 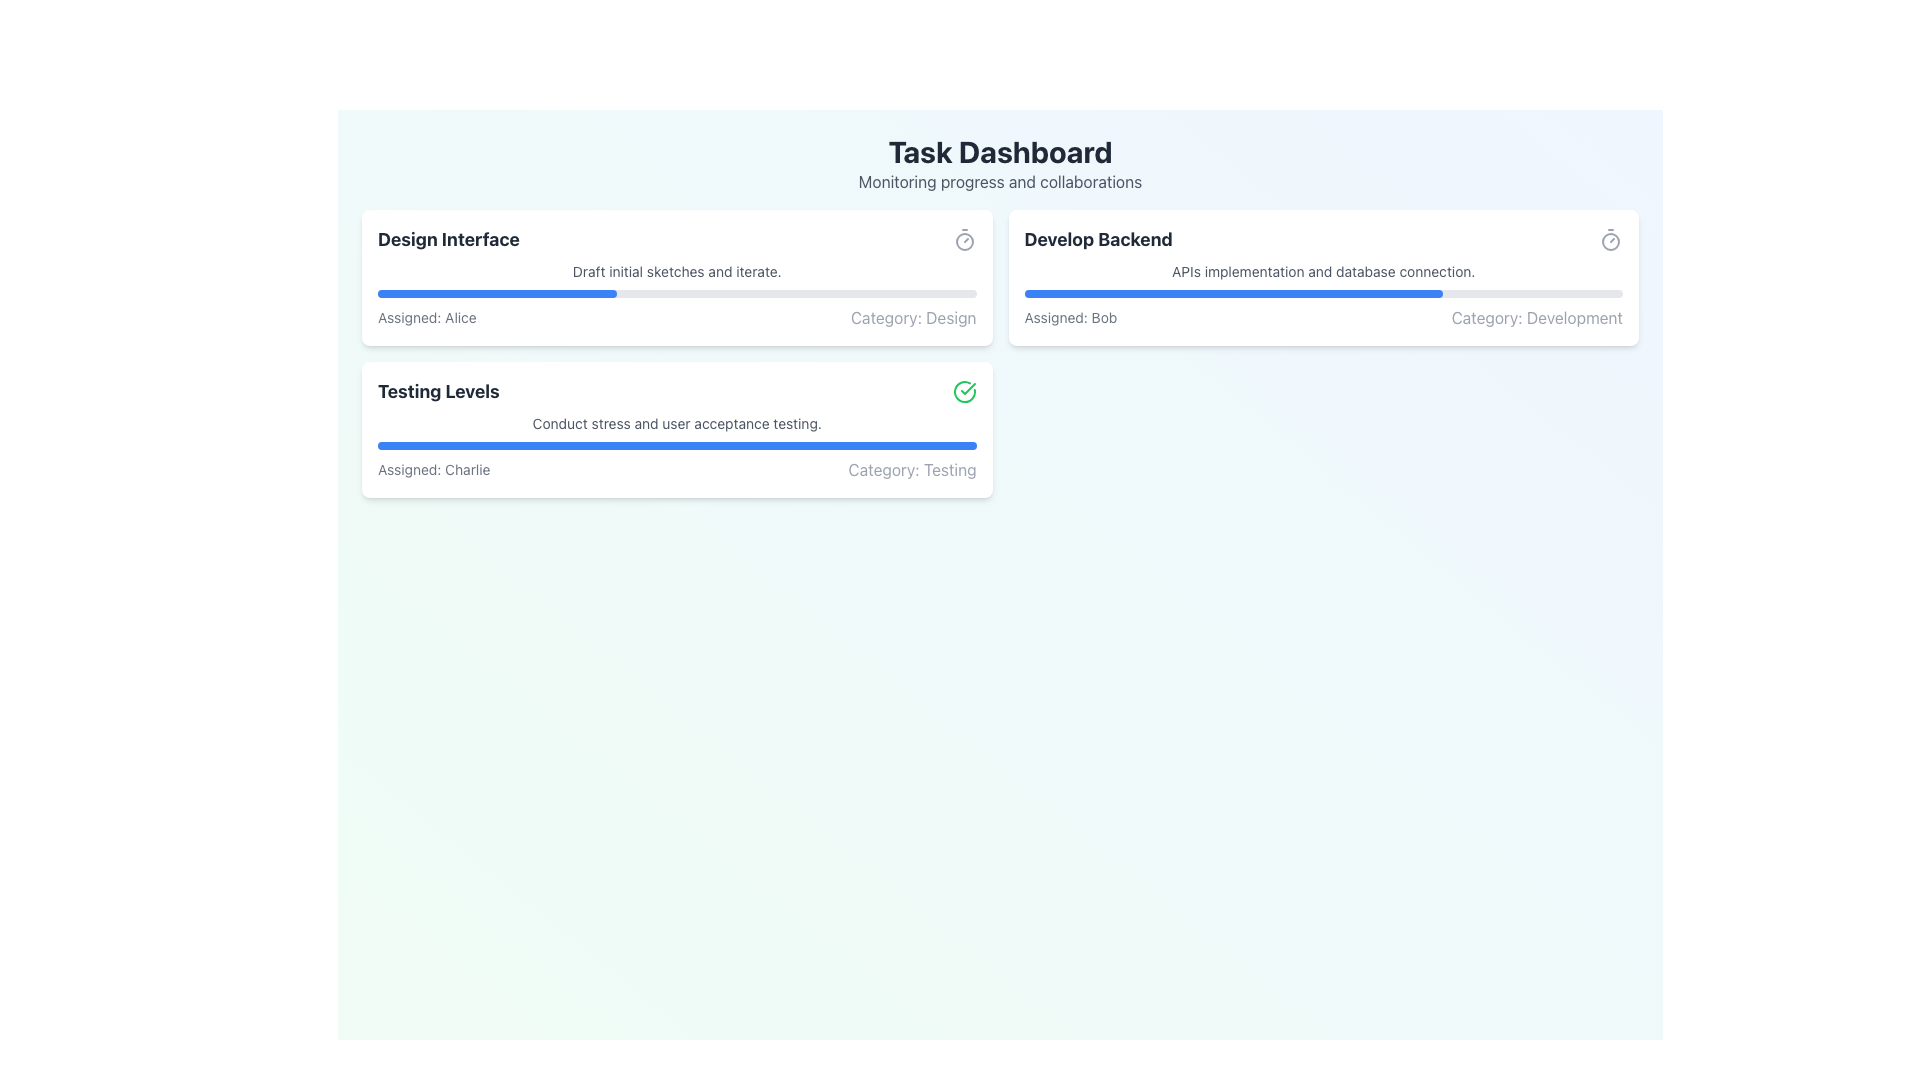 What do you see at coordinates (1133, 293) in the screenshot?
I see `the progress bar value` at bounding box center [1133, 293].